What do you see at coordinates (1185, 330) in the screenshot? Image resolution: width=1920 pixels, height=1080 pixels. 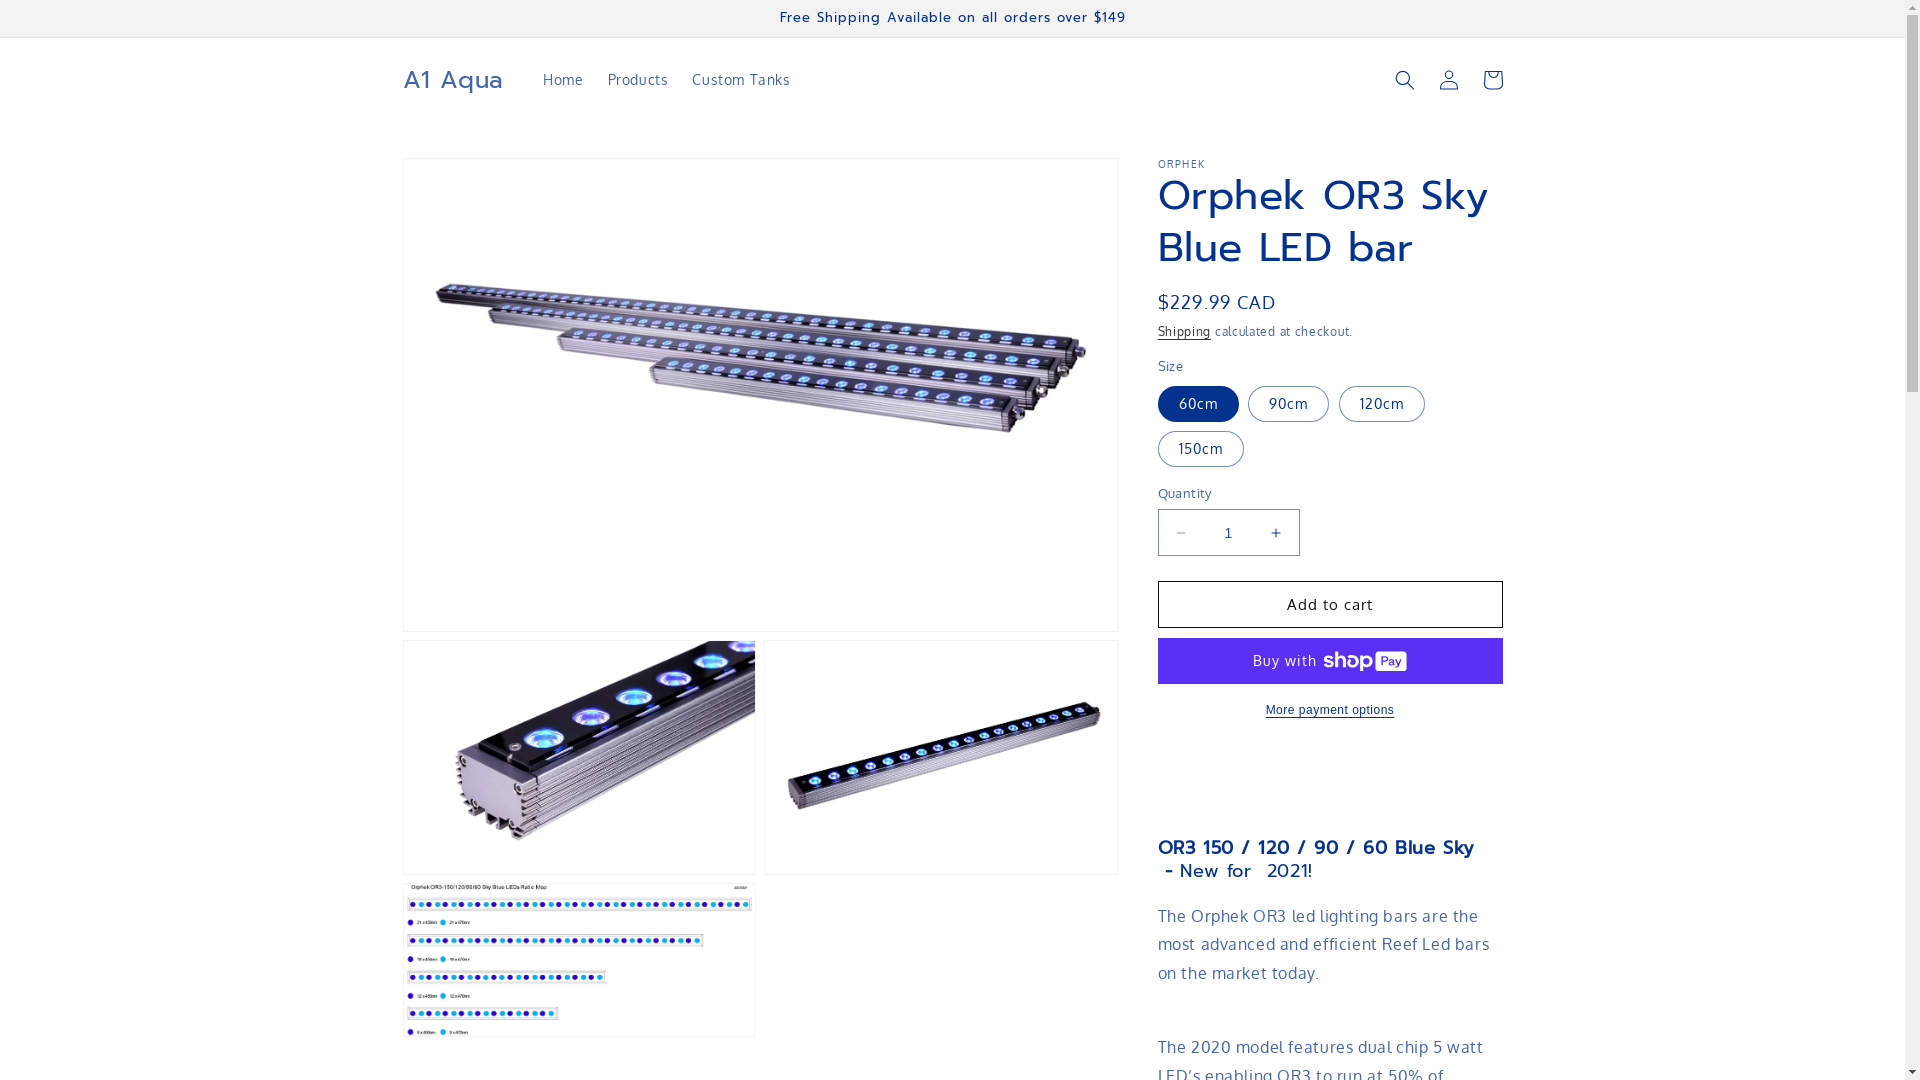 I see `'Shipping'` at bounding box center [1185, 330].